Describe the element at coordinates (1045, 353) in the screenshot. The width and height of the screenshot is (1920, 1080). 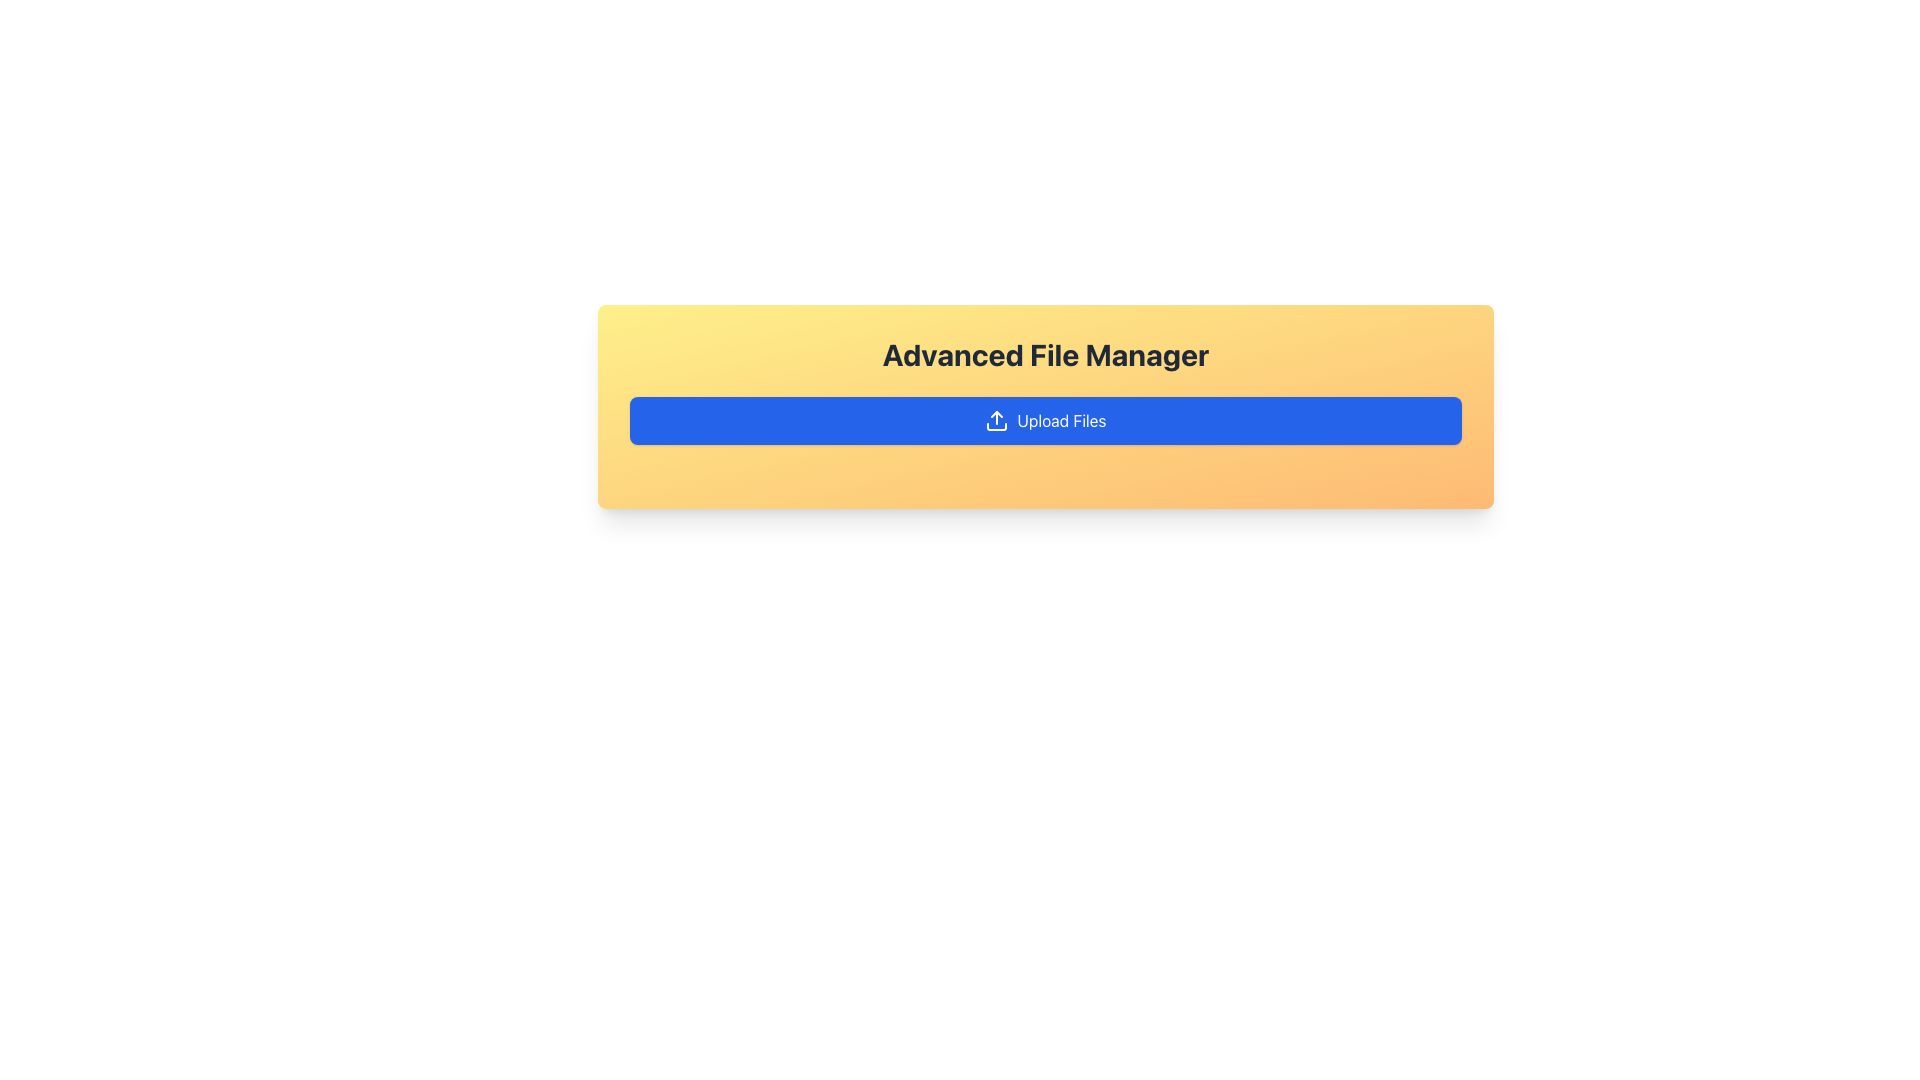
I see `the non-interactive text label that serves as the primary heading above the 'Upload Files' text element` at that location.